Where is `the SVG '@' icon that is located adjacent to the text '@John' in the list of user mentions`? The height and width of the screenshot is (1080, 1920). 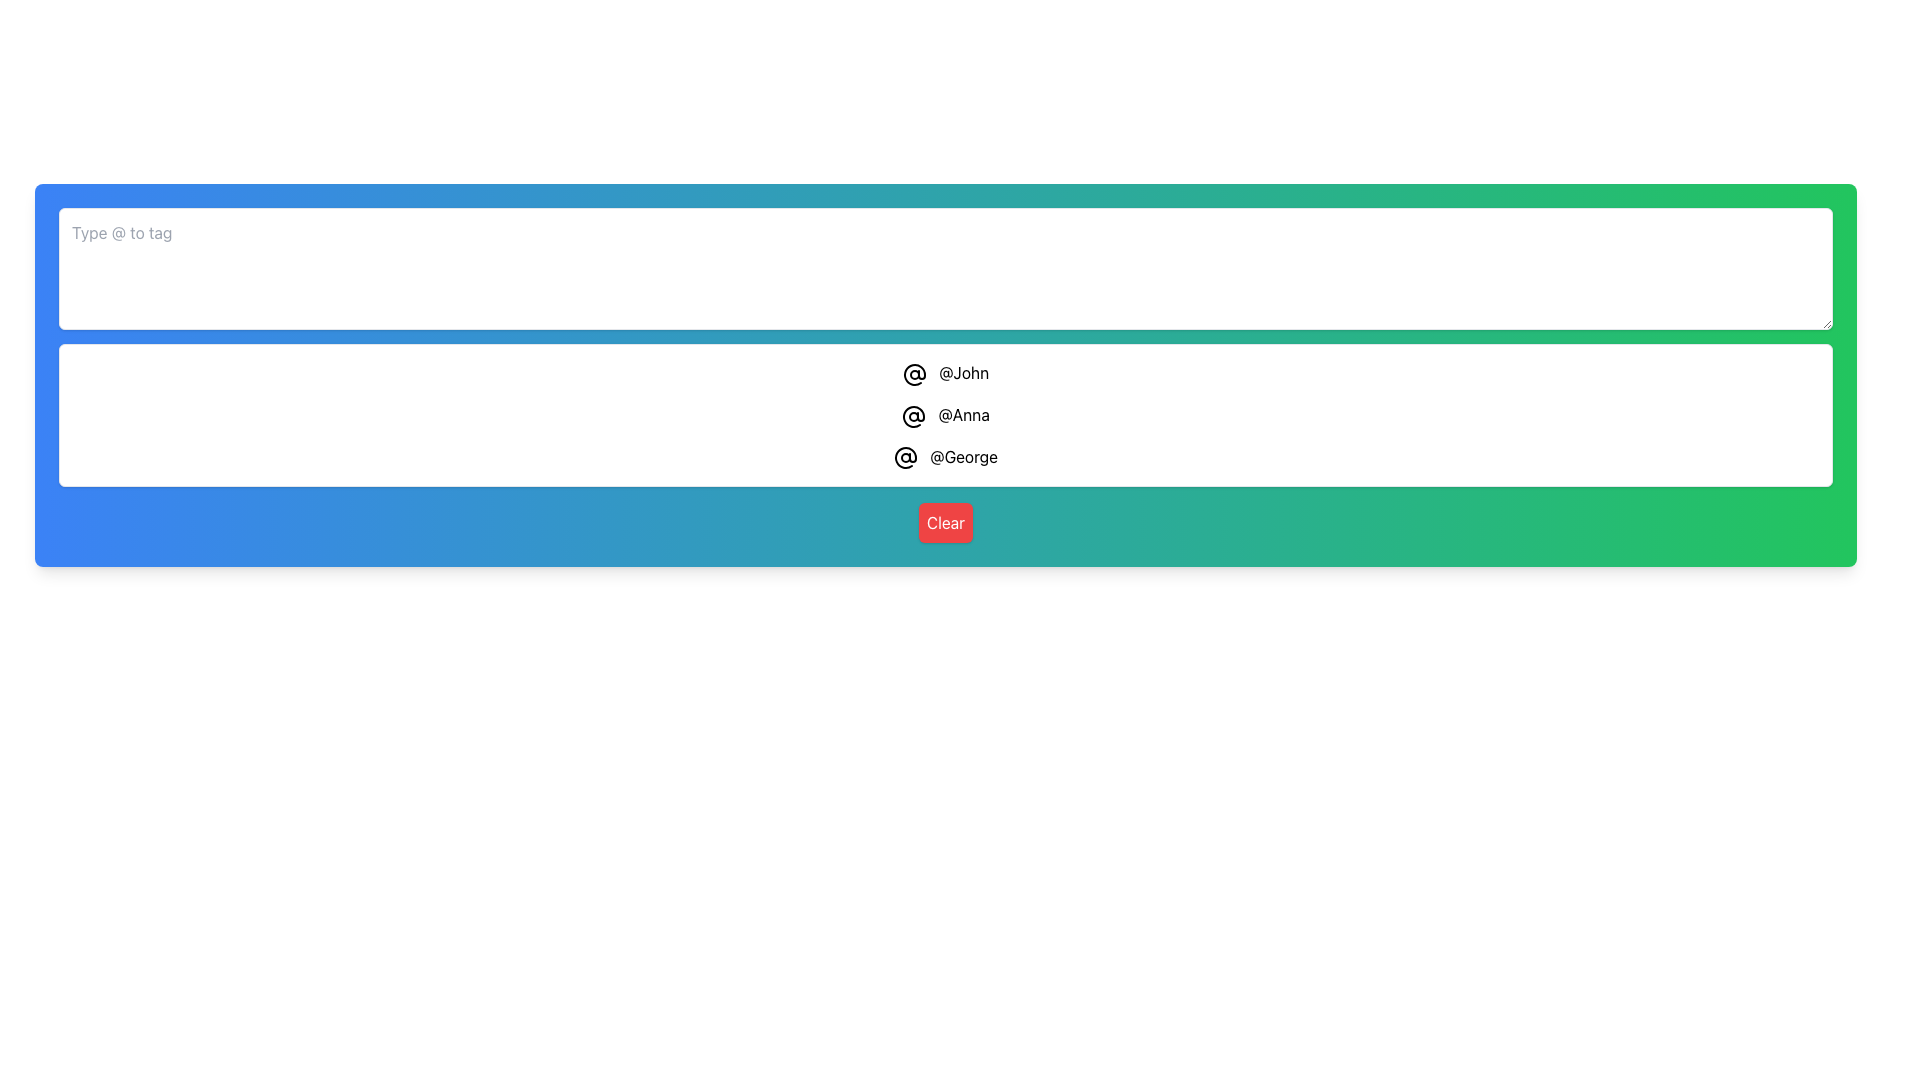
the SVG '@' icon that is located adjacent to the text '@John' in the list of user mentions is located at coordinates (913, 374).